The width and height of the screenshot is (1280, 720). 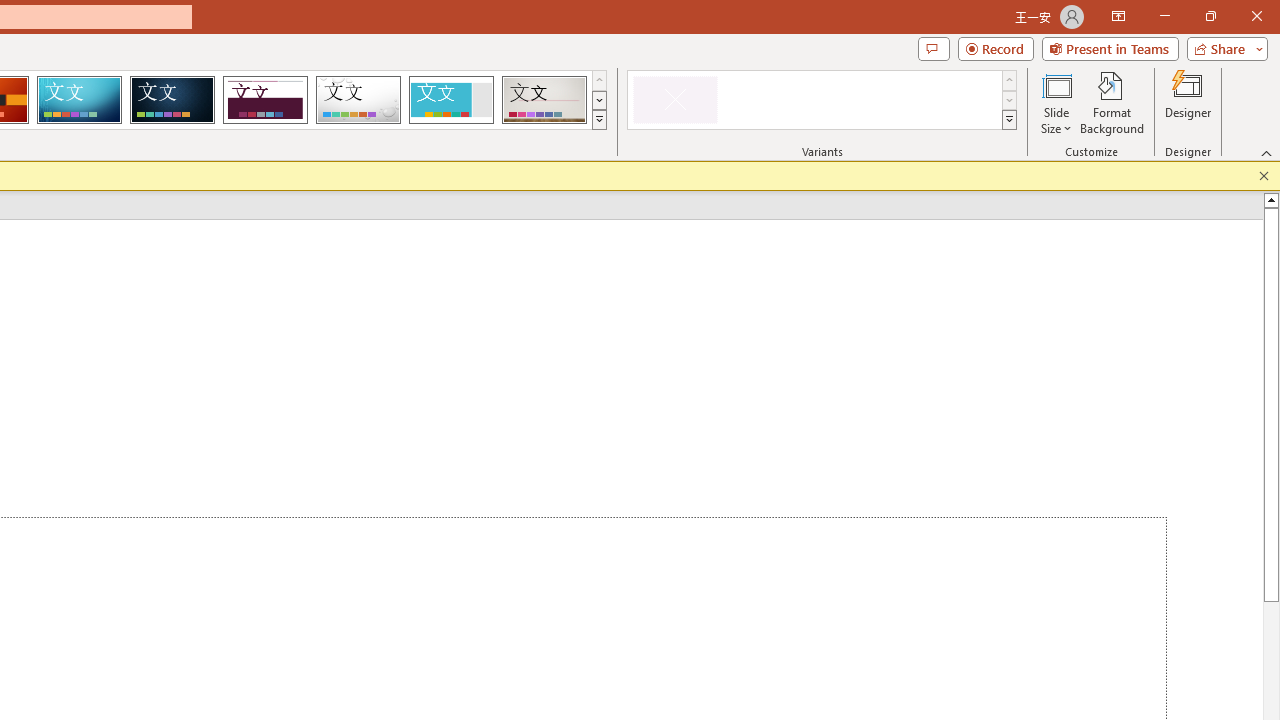 What do you see at coordinates (1263, 175) in the screenshot?
I see `'Close this message'` at bounding box center [1263, 175].